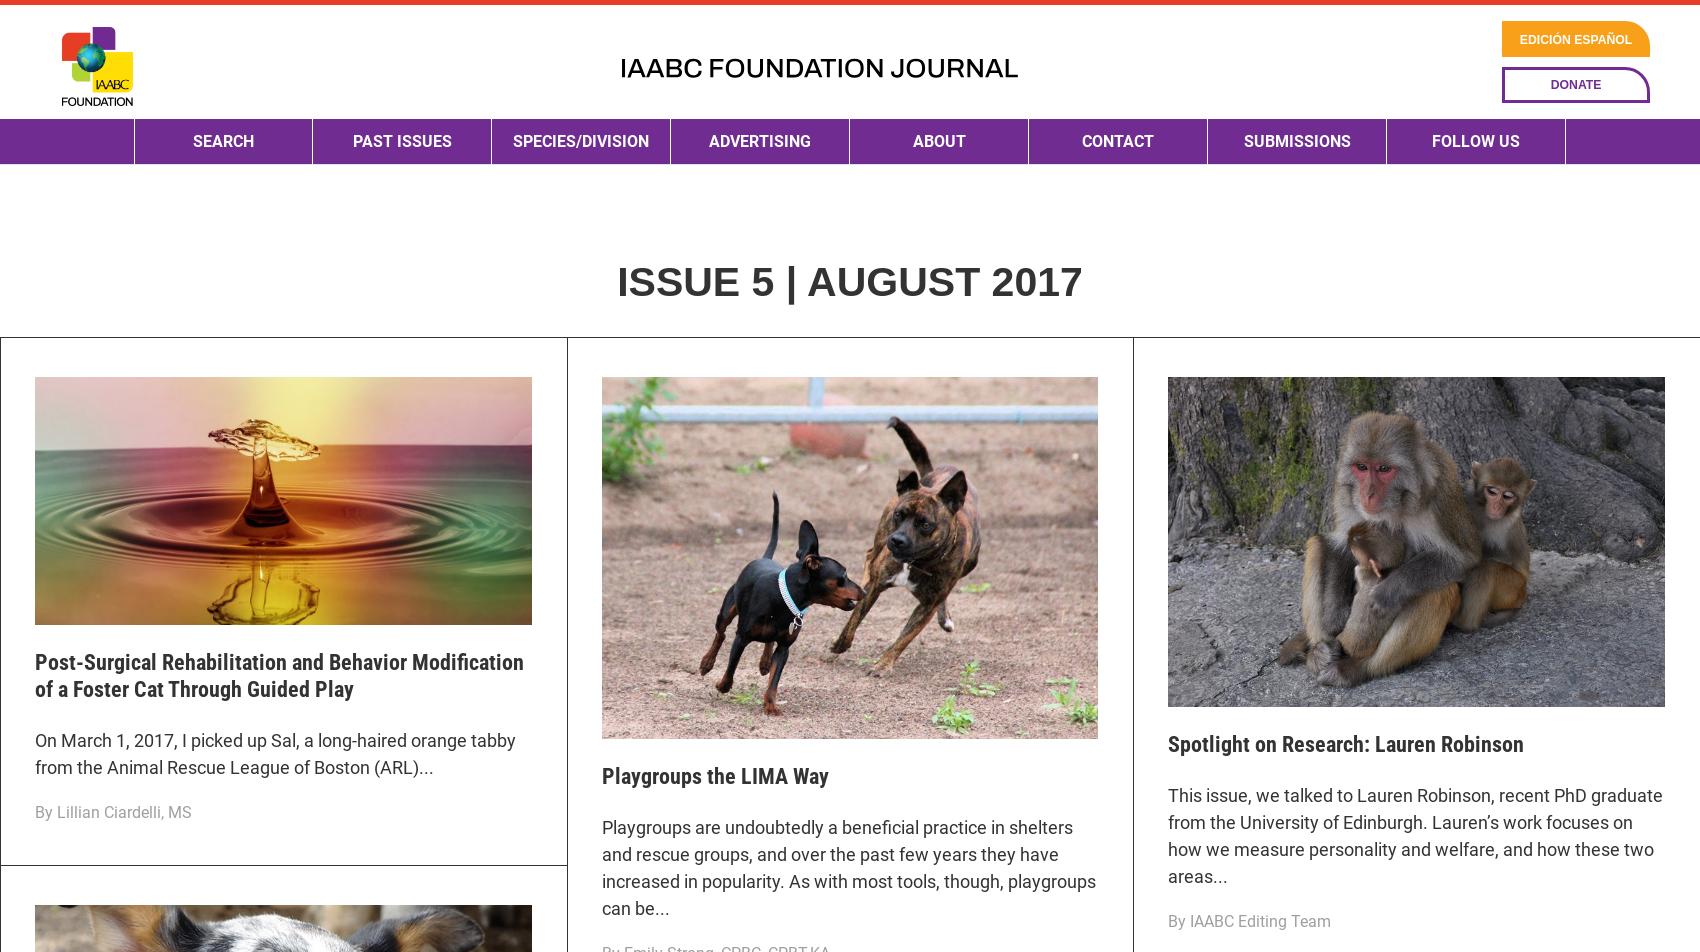 This screenshot has height=952, width=1700. What do you see at coordinates (599, 776) in the screenshot?
I see `'Playgroups the LIMA Way'` at bounding box center [599, 776].